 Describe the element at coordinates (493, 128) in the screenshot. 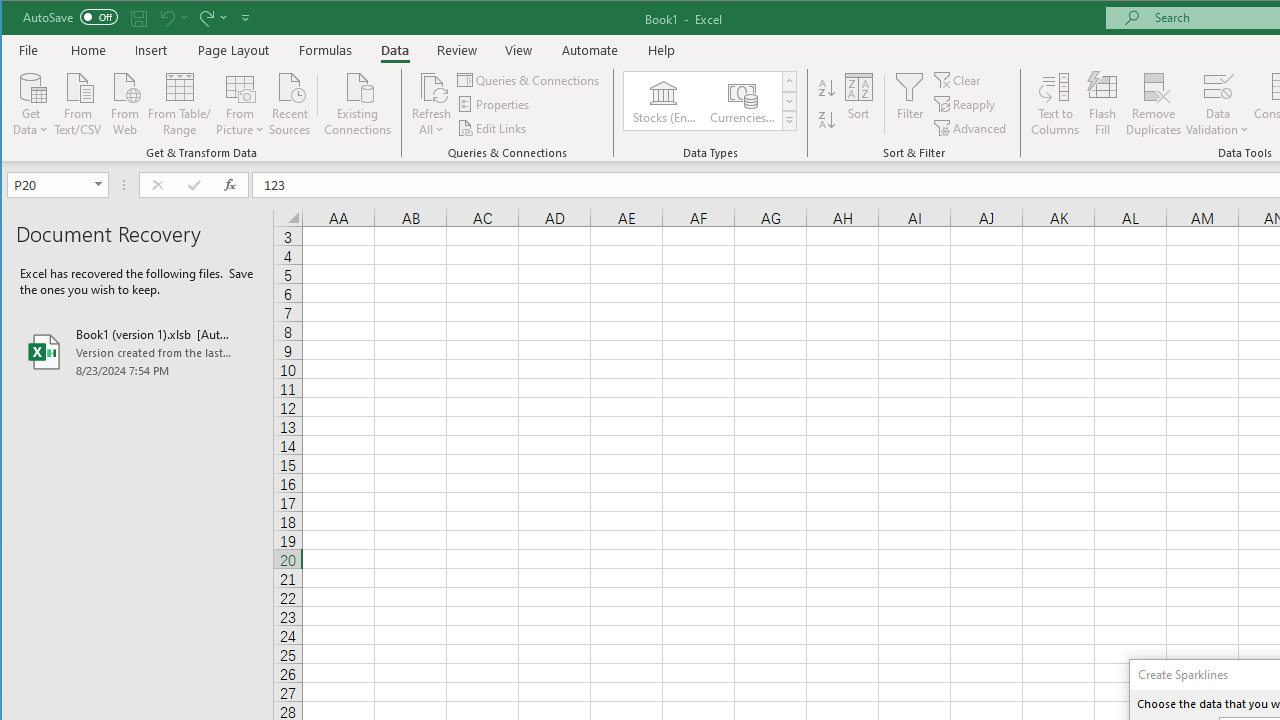

I see `'Edit Links'` at that location.